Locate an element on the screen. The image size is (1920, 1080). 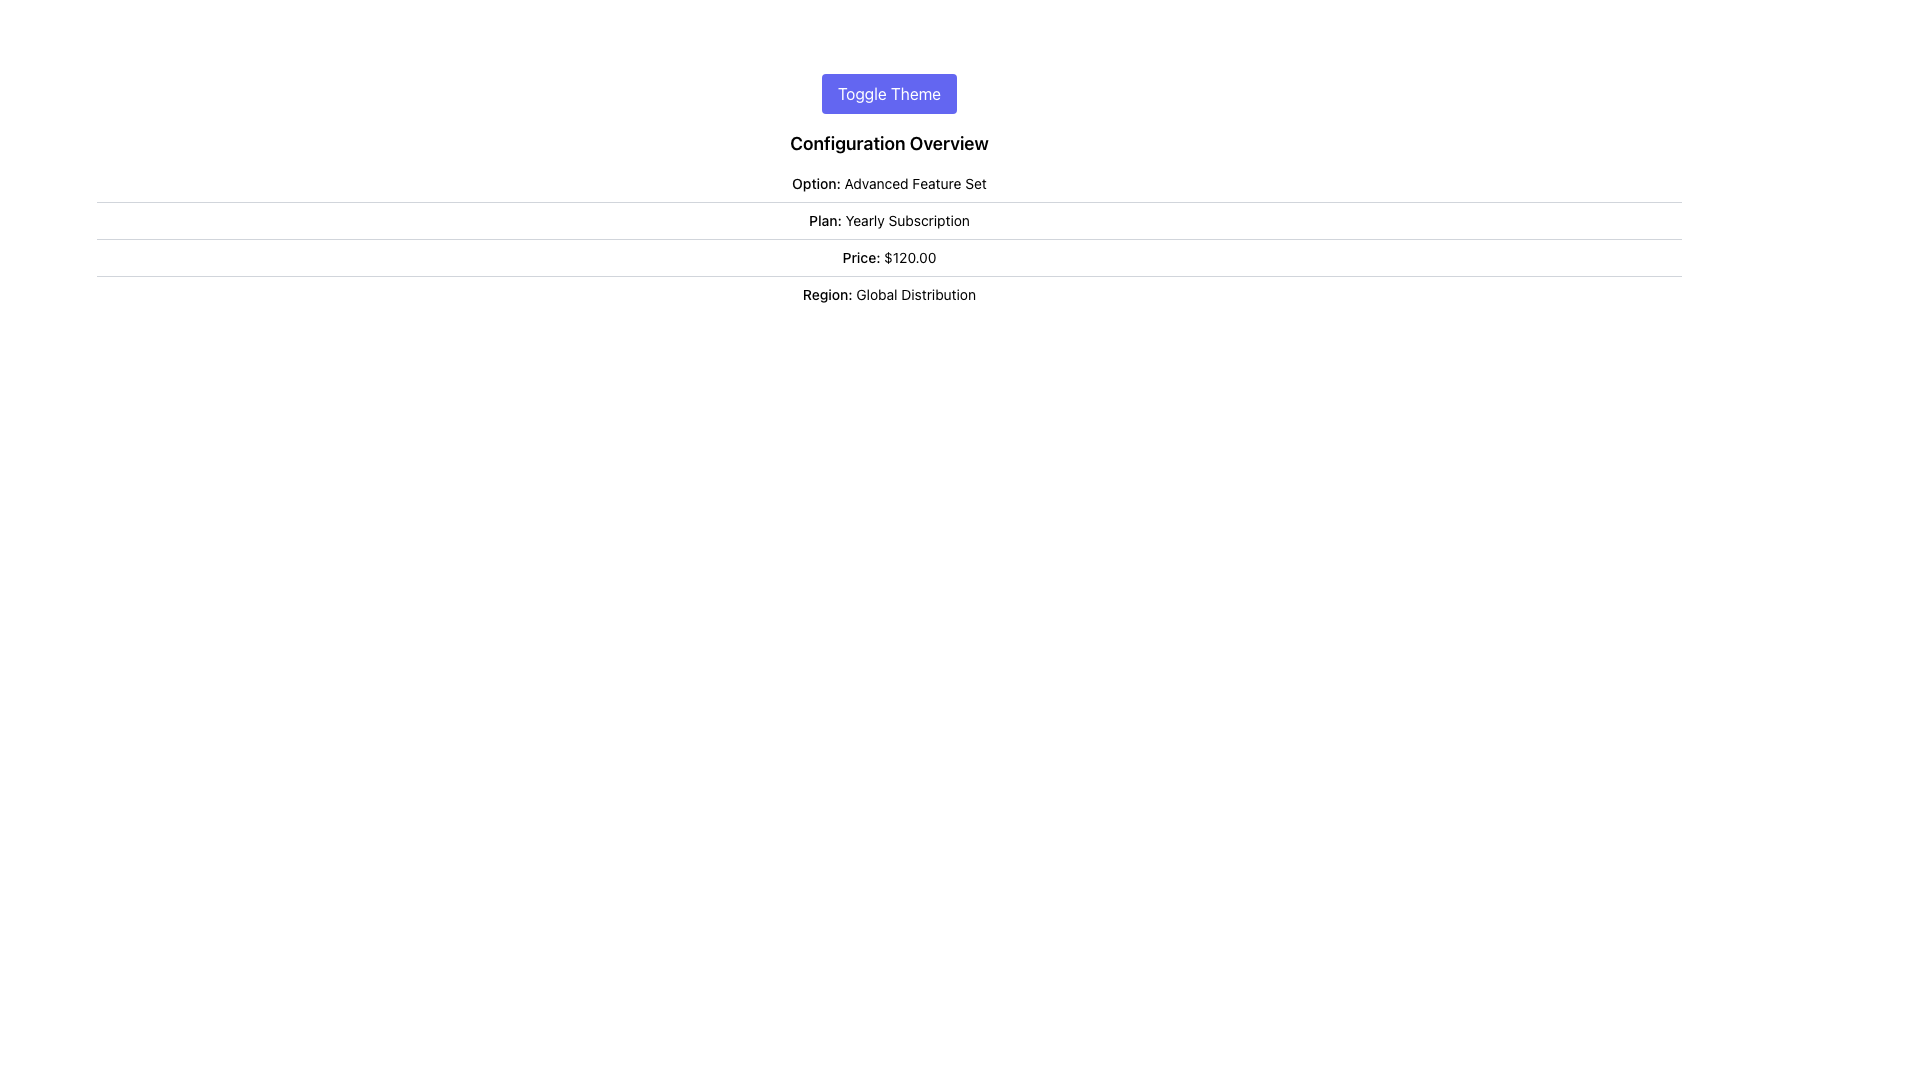
the text label displaying 'Option:' which is positioned to the left of 'Advanced Feature Set' in the 'Configuration Overview' section is located at coordinates (818, 183).